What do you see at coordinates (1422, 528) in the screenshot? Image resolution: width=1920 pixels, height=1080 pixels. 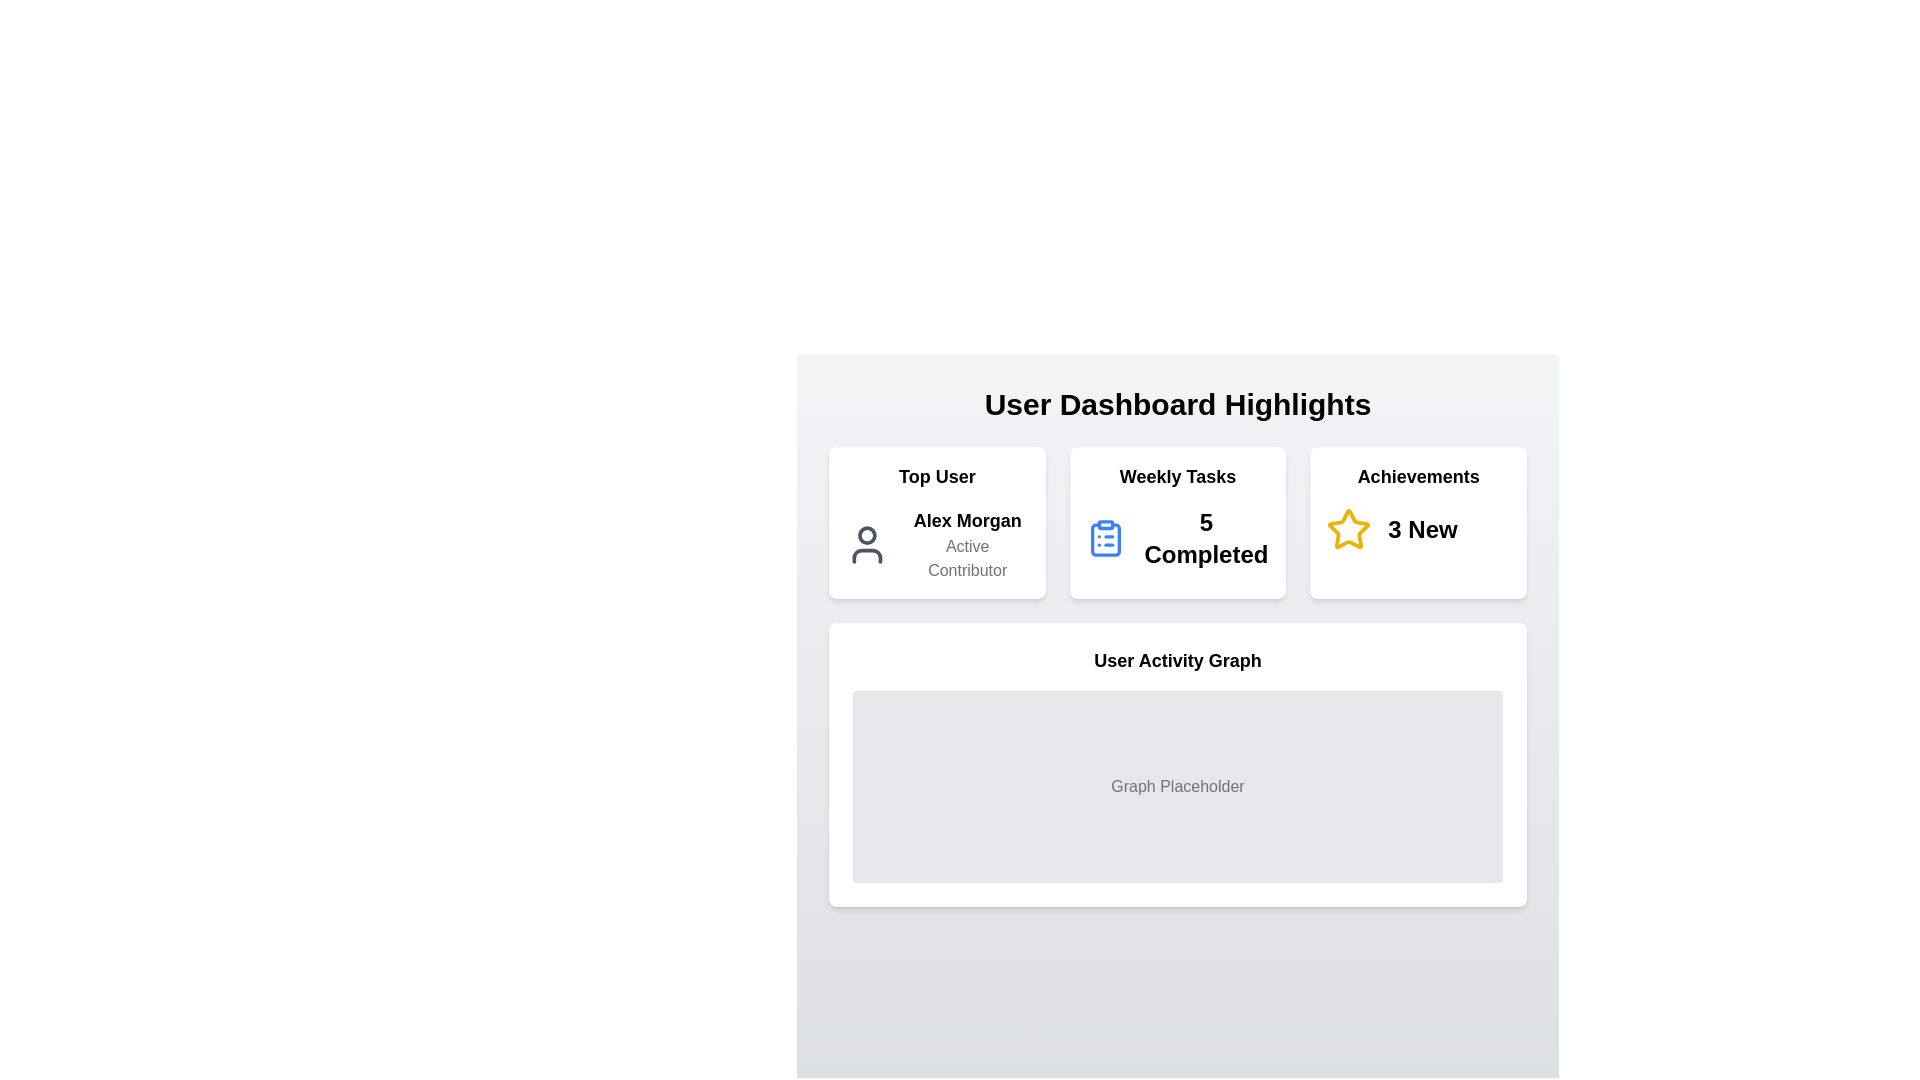 I see `the static text indicating three new achievements located in the 'Achievements' card, to the right of the star icon` at bounding box center [1422, 528].